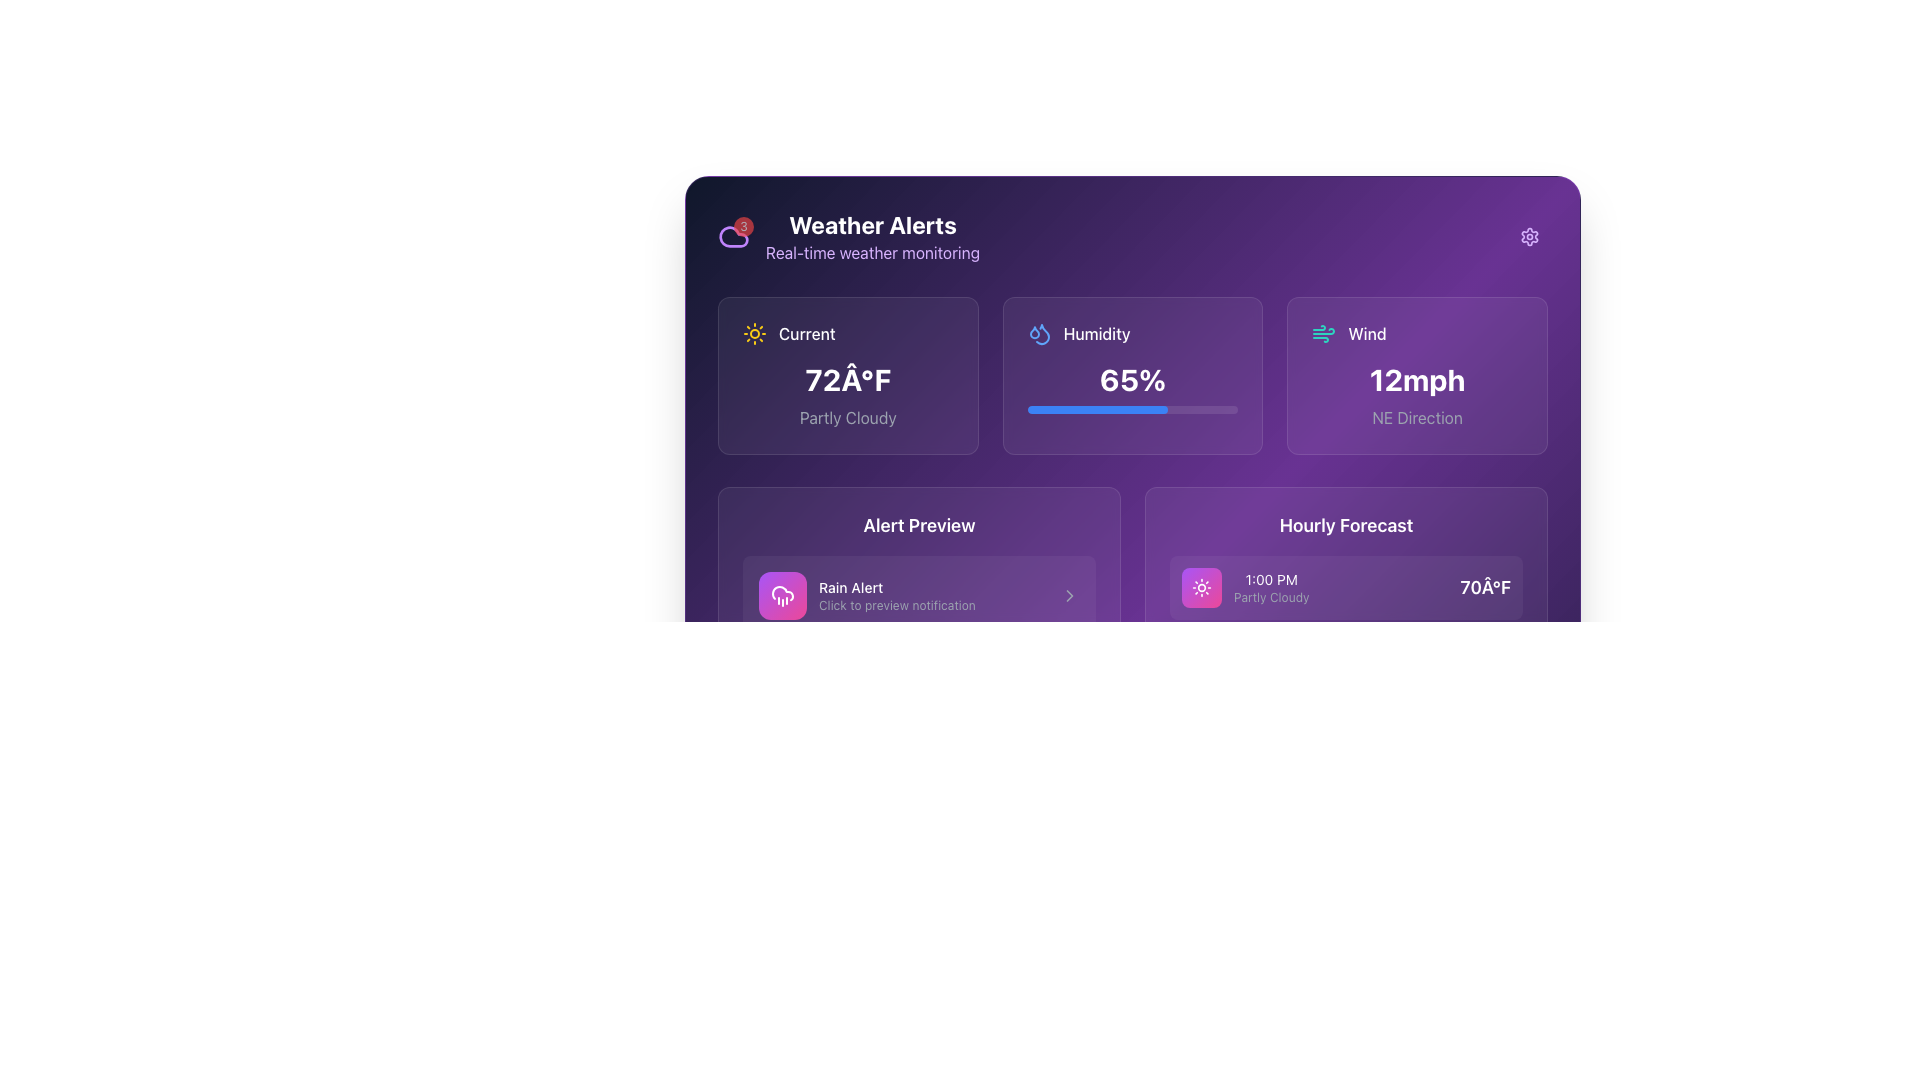  Describe the element at coordinates (1270, 586) in the screenshot. I see `the text label displaying '1:00 PM' in white and 'Partly Cloudy' in a smaller font, located at the bottom-right of the 'Hourly Forecast' section, next to a sun icon and a temperature block` at that location.